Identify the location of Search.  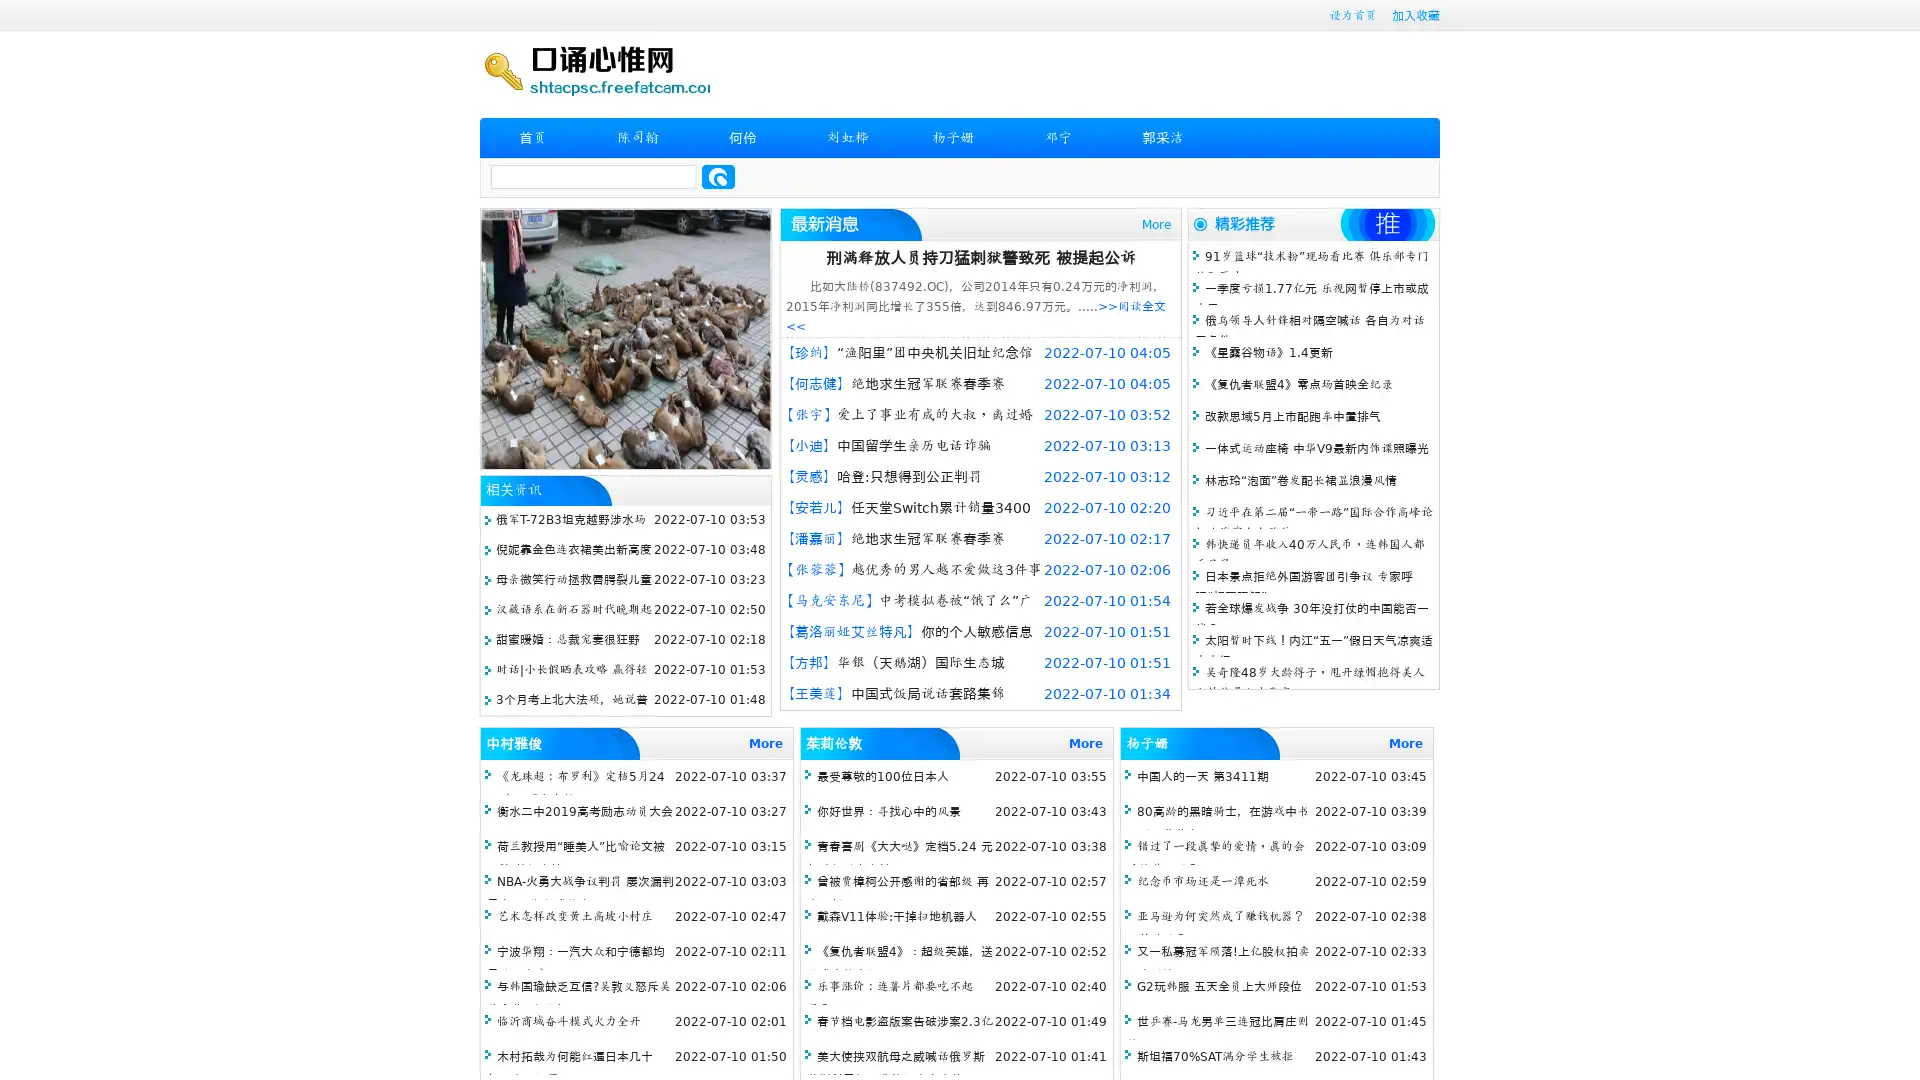
(718, 176).